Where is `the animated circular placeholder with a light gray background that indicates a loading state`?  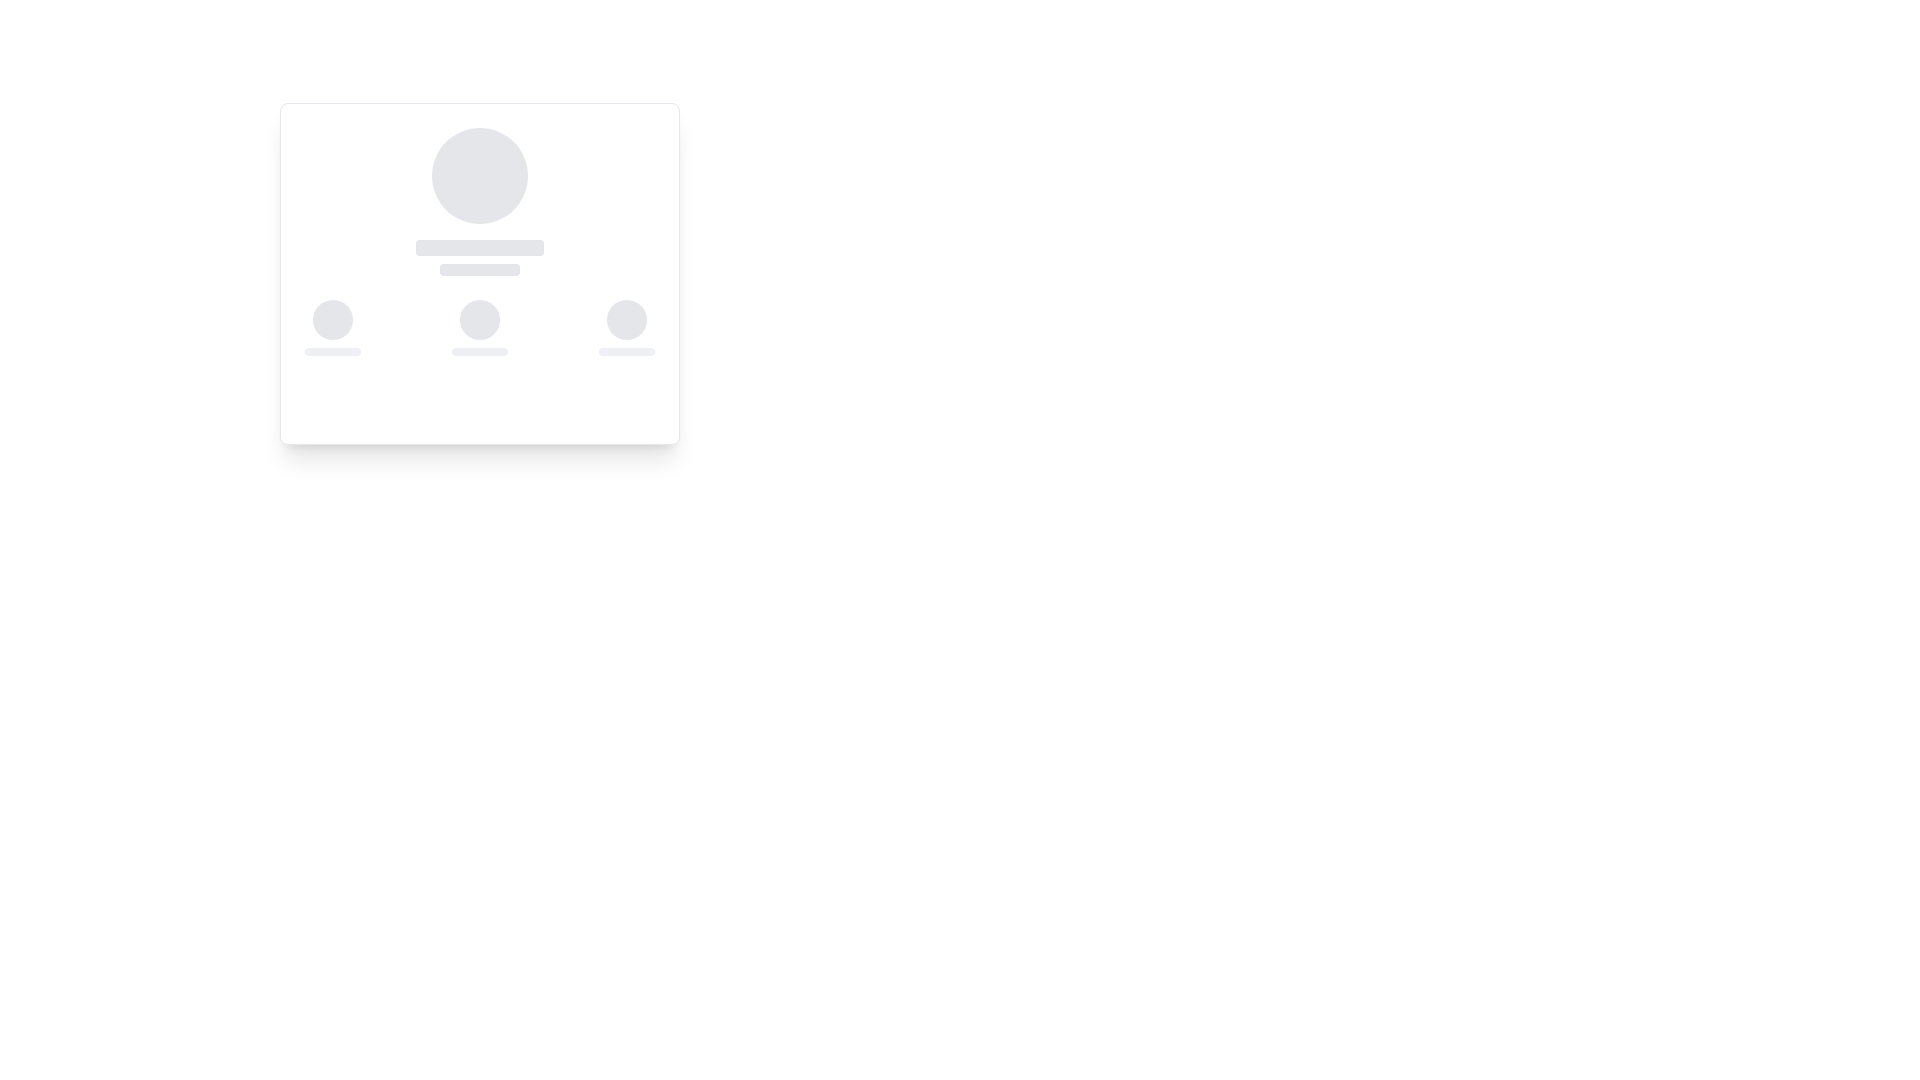 the animated circular placeholder with a light gray background that indicates a loading state is located at coordinates (332, 319).